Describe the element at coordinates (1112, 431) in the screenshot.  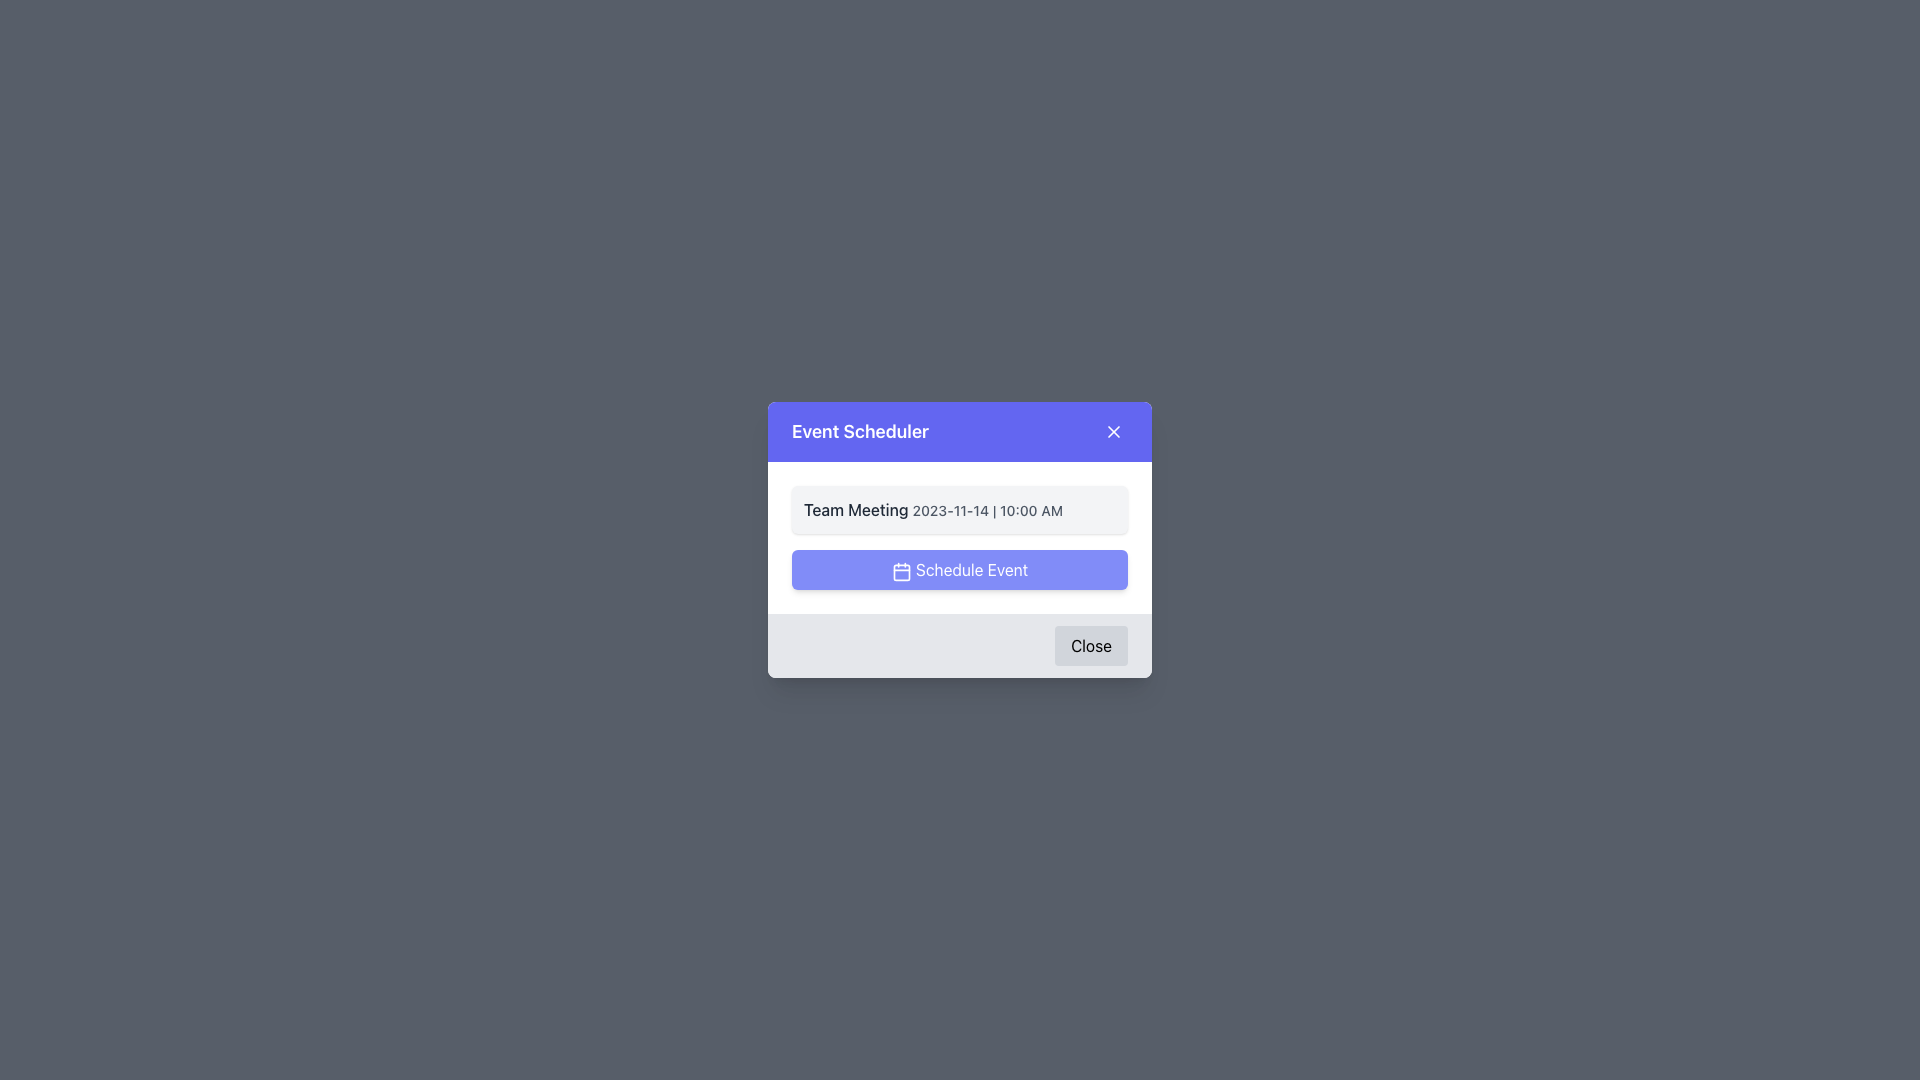
I see `the small circular button with an 'X' icon located in the top-right corner of the modal's purple header` at that location.